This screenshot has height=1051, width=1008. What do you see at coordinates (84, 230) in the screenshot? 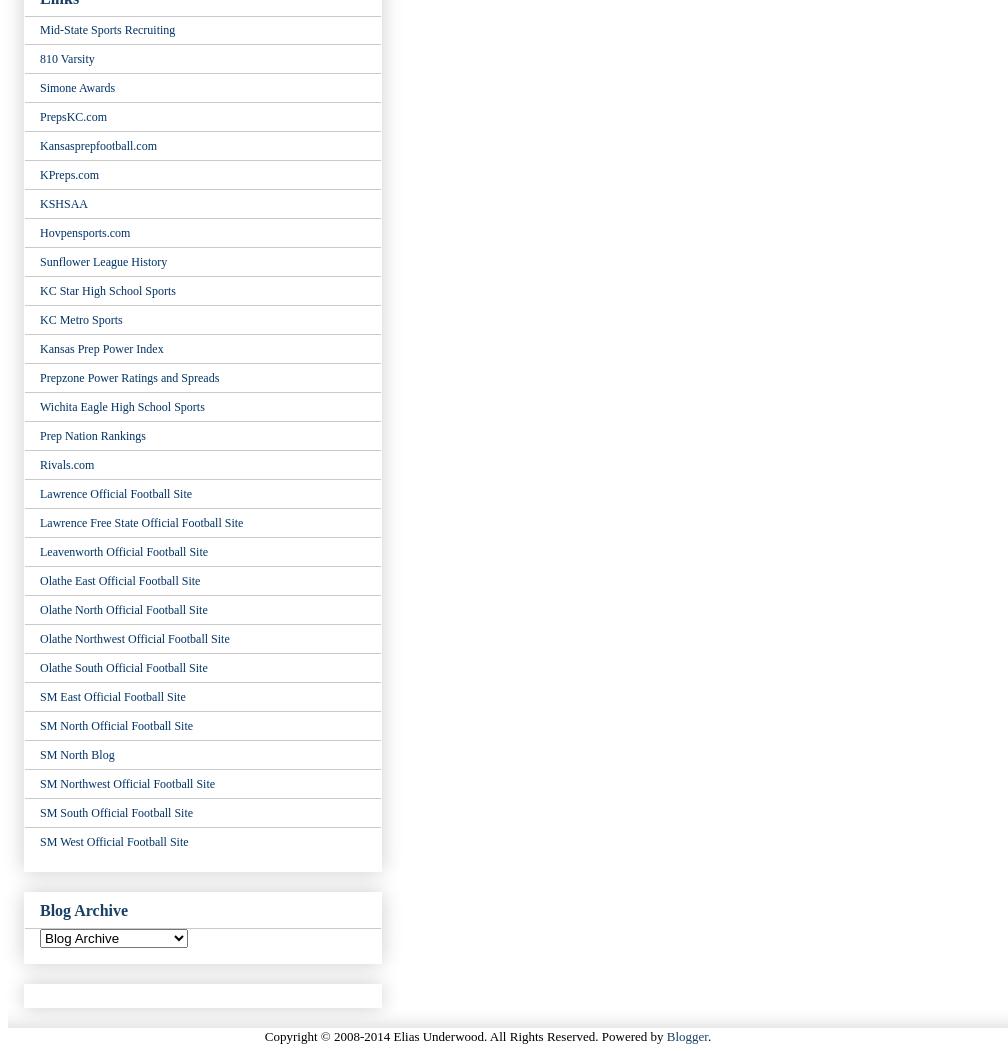
I see `'Hovpensports.com'` at bounding box center [84, 230].